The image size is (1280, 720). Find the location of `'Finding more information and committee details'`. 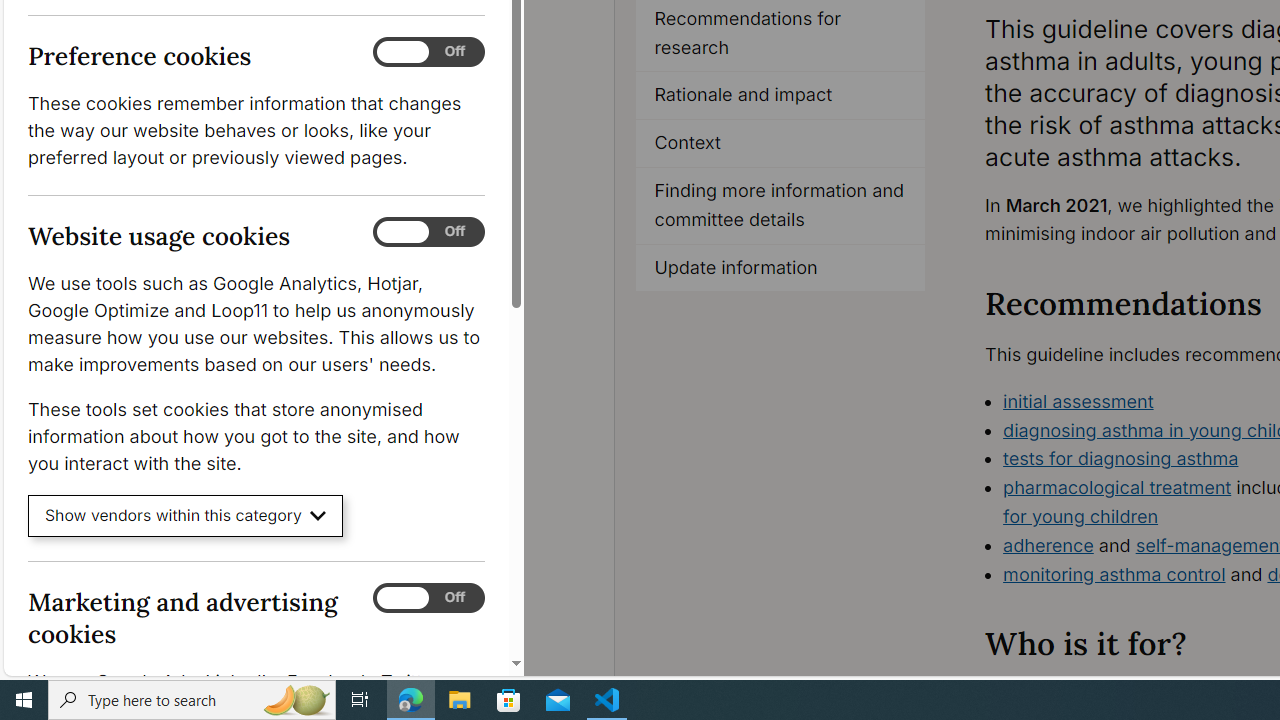

'Finding more information and committee details' is located at coordinates (780, 205).